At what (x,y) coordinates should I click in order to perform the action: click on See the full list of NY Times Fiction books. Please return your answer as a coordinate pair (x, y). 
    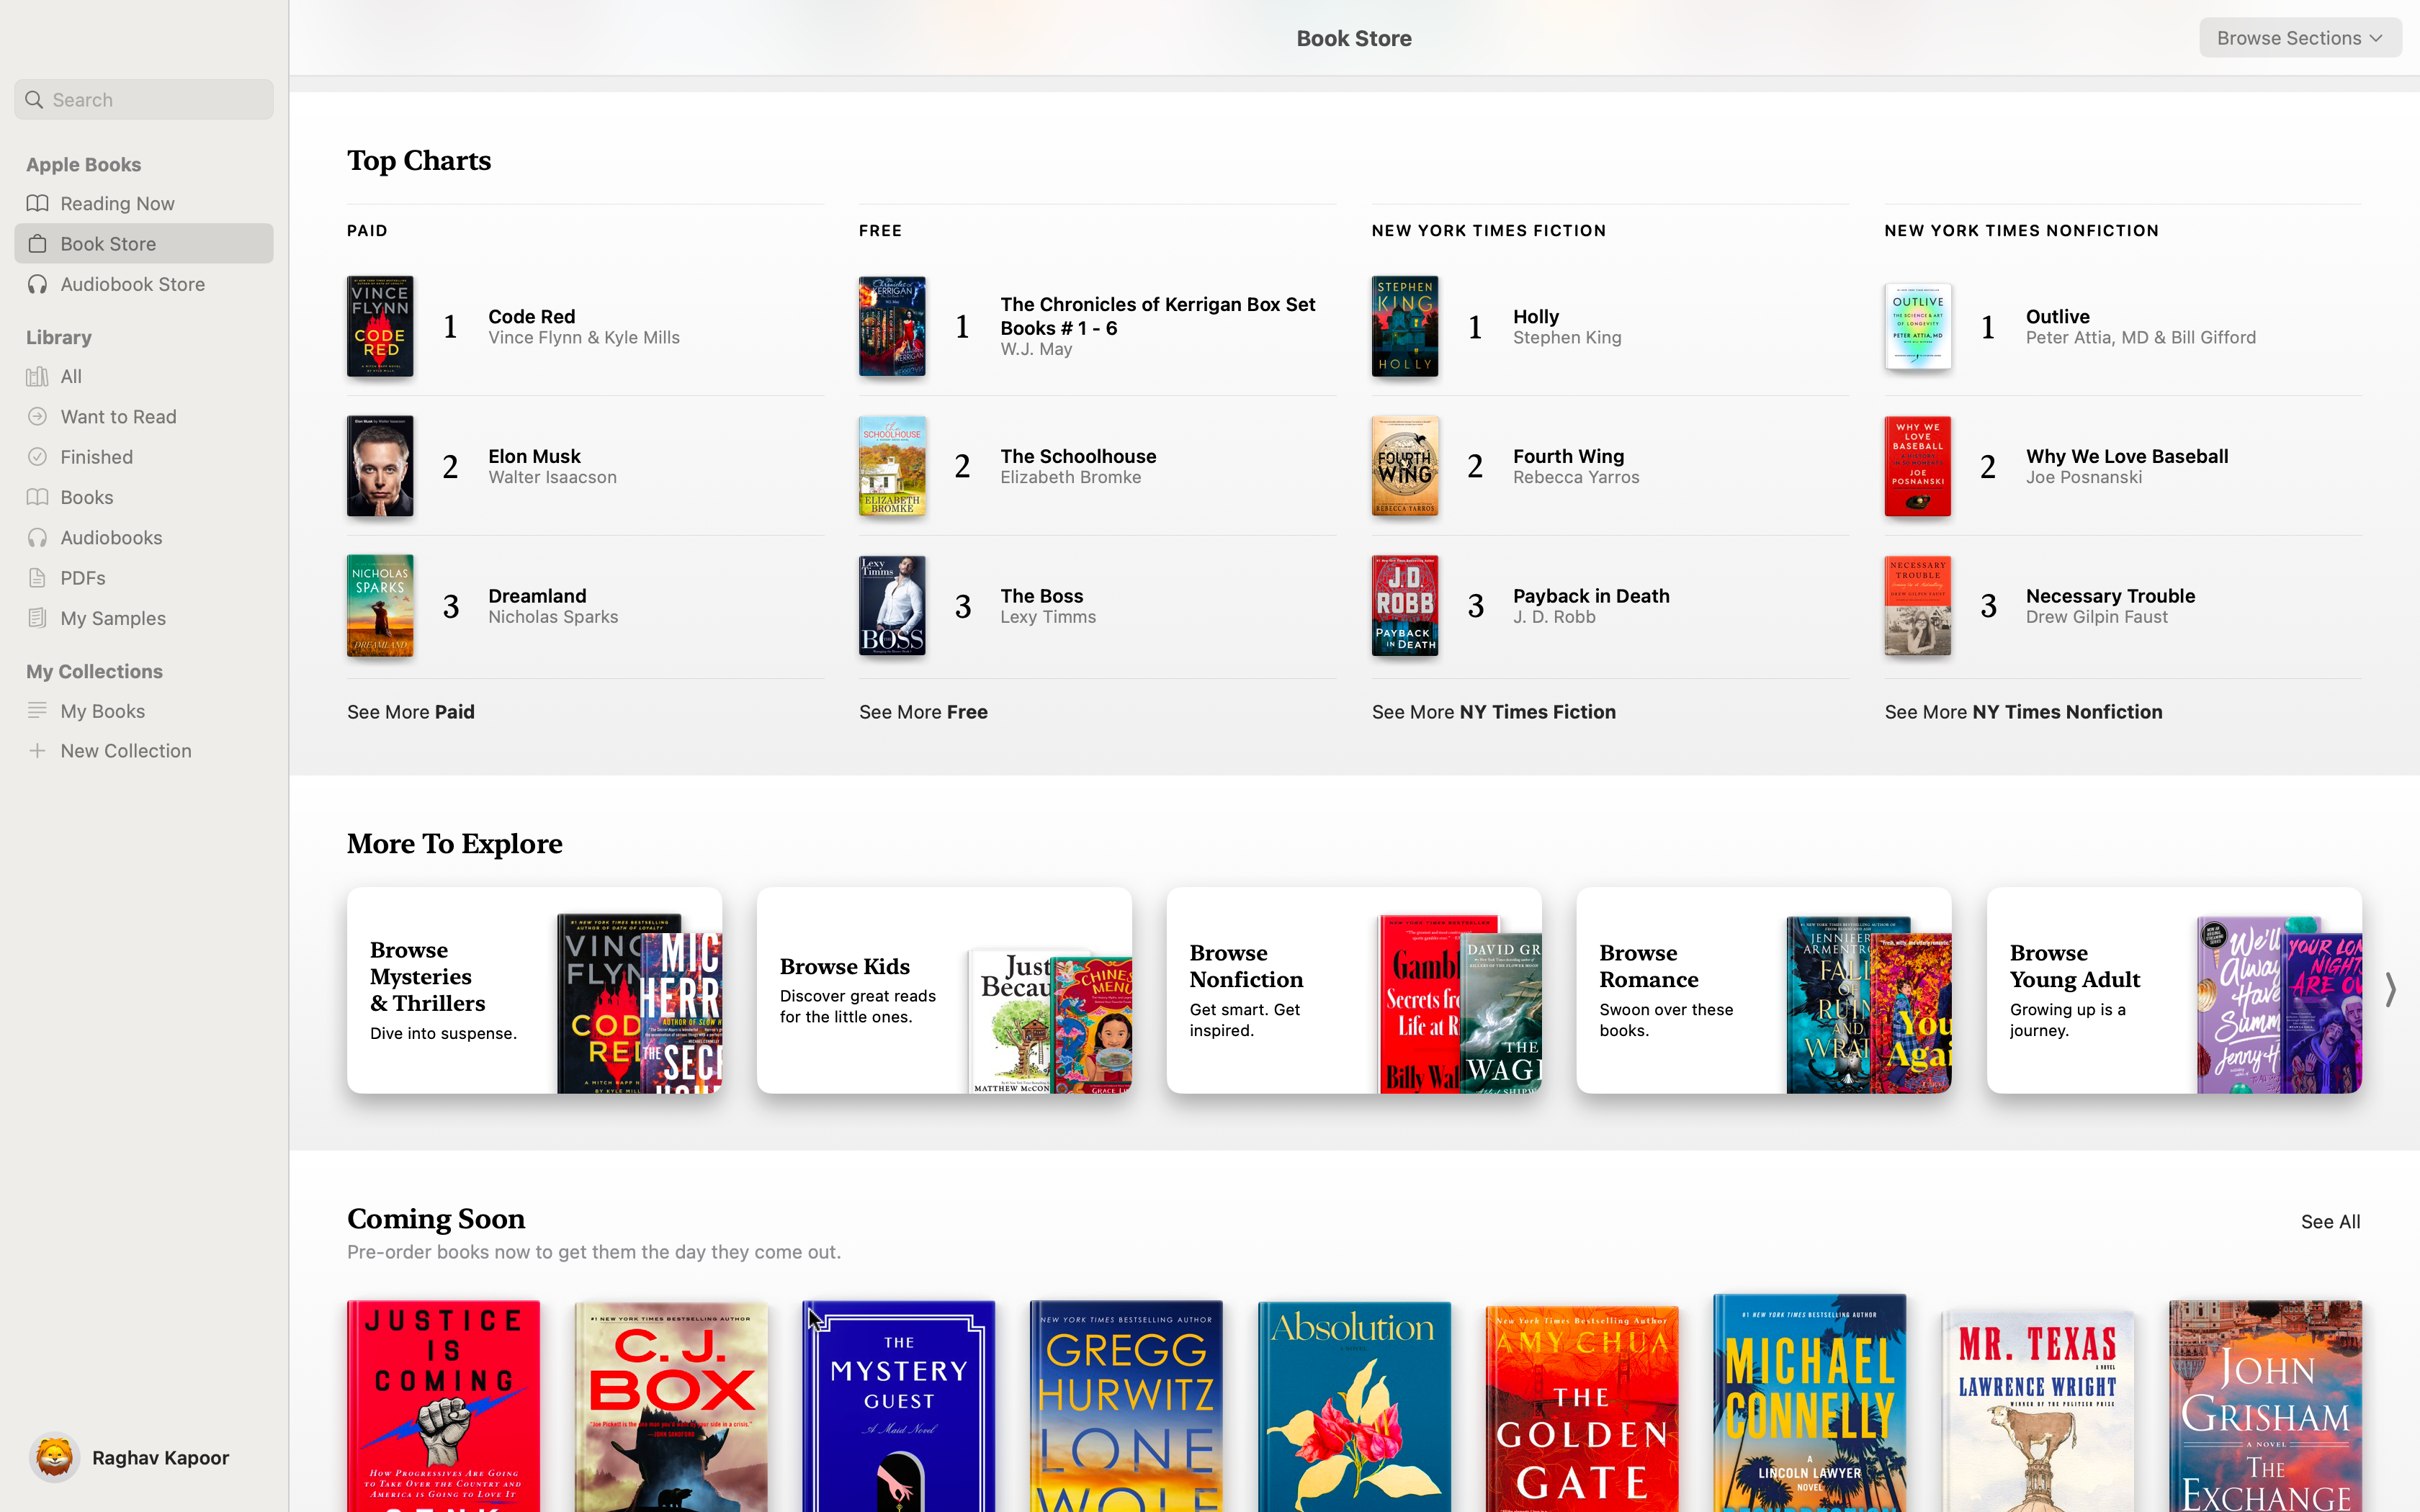
    Looking at the image, I should click on (1494, 708).